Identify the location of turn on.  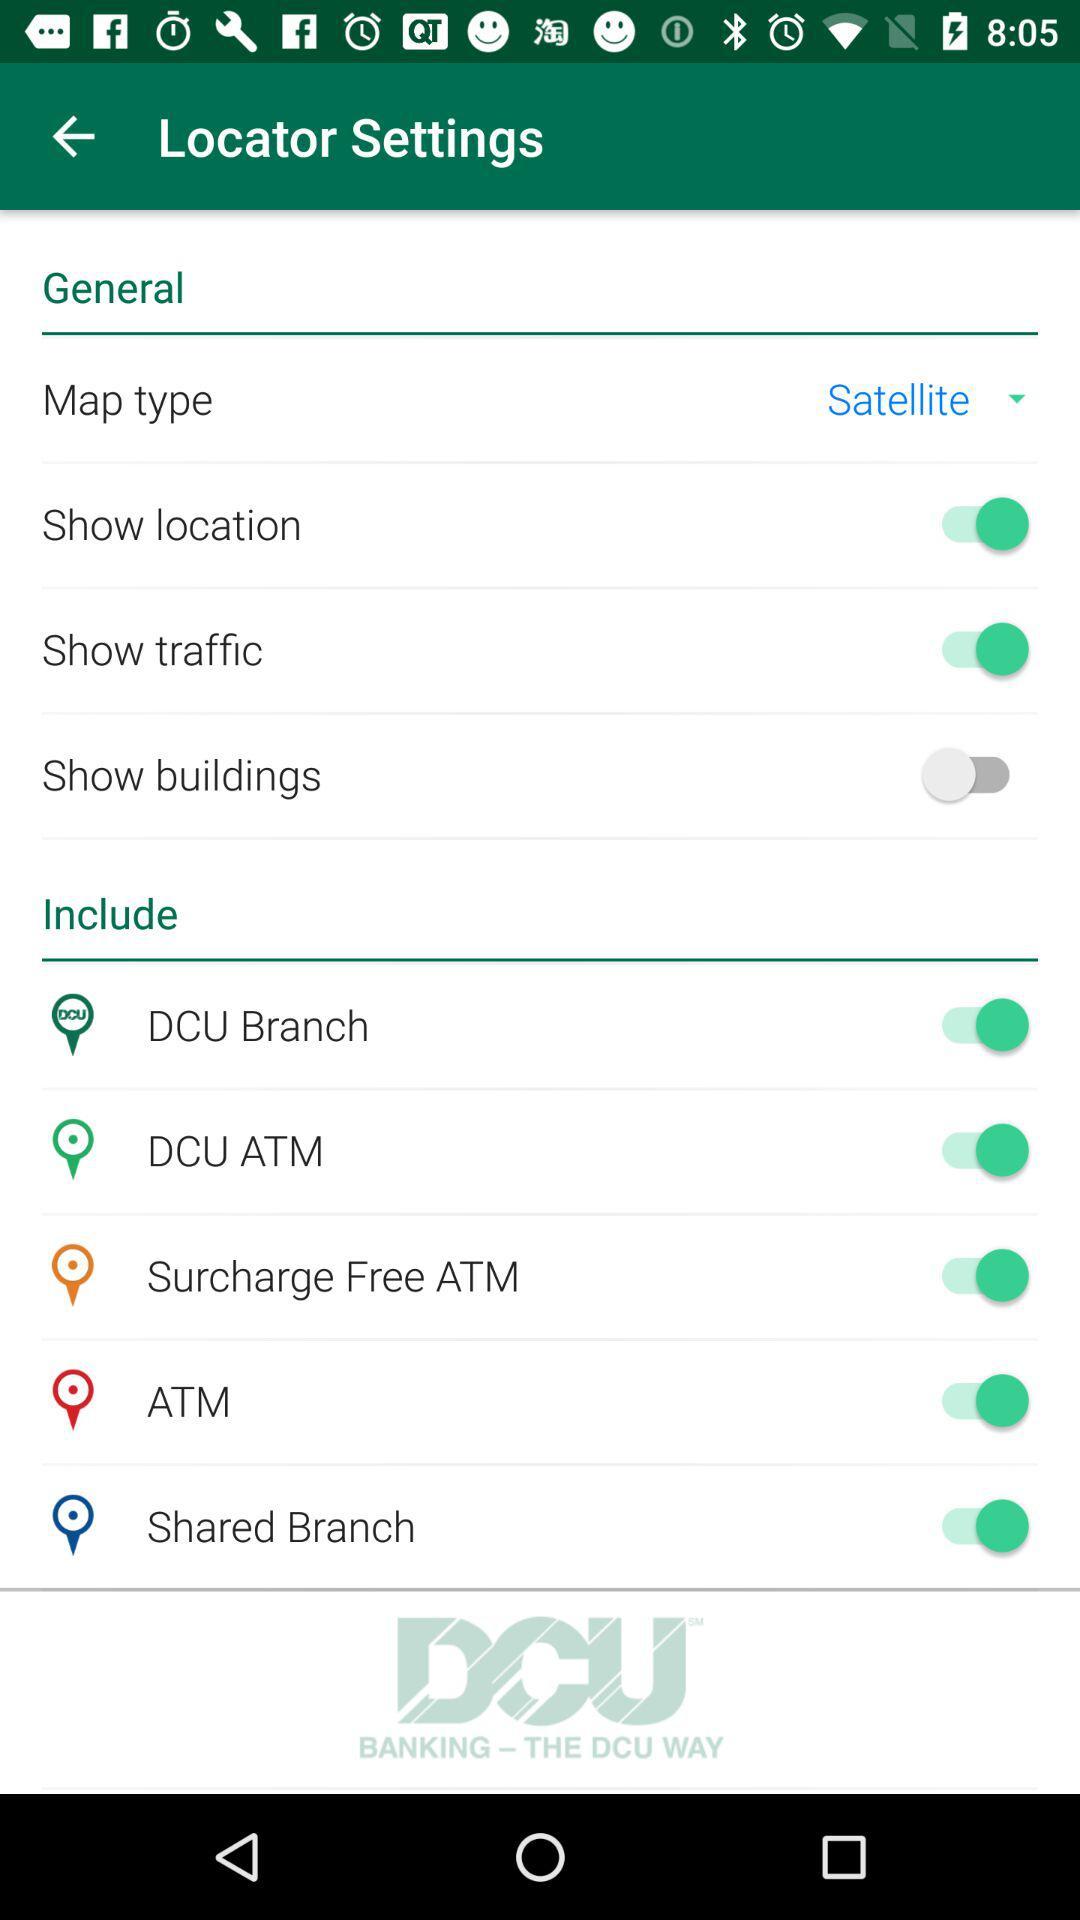
(974, 1274).